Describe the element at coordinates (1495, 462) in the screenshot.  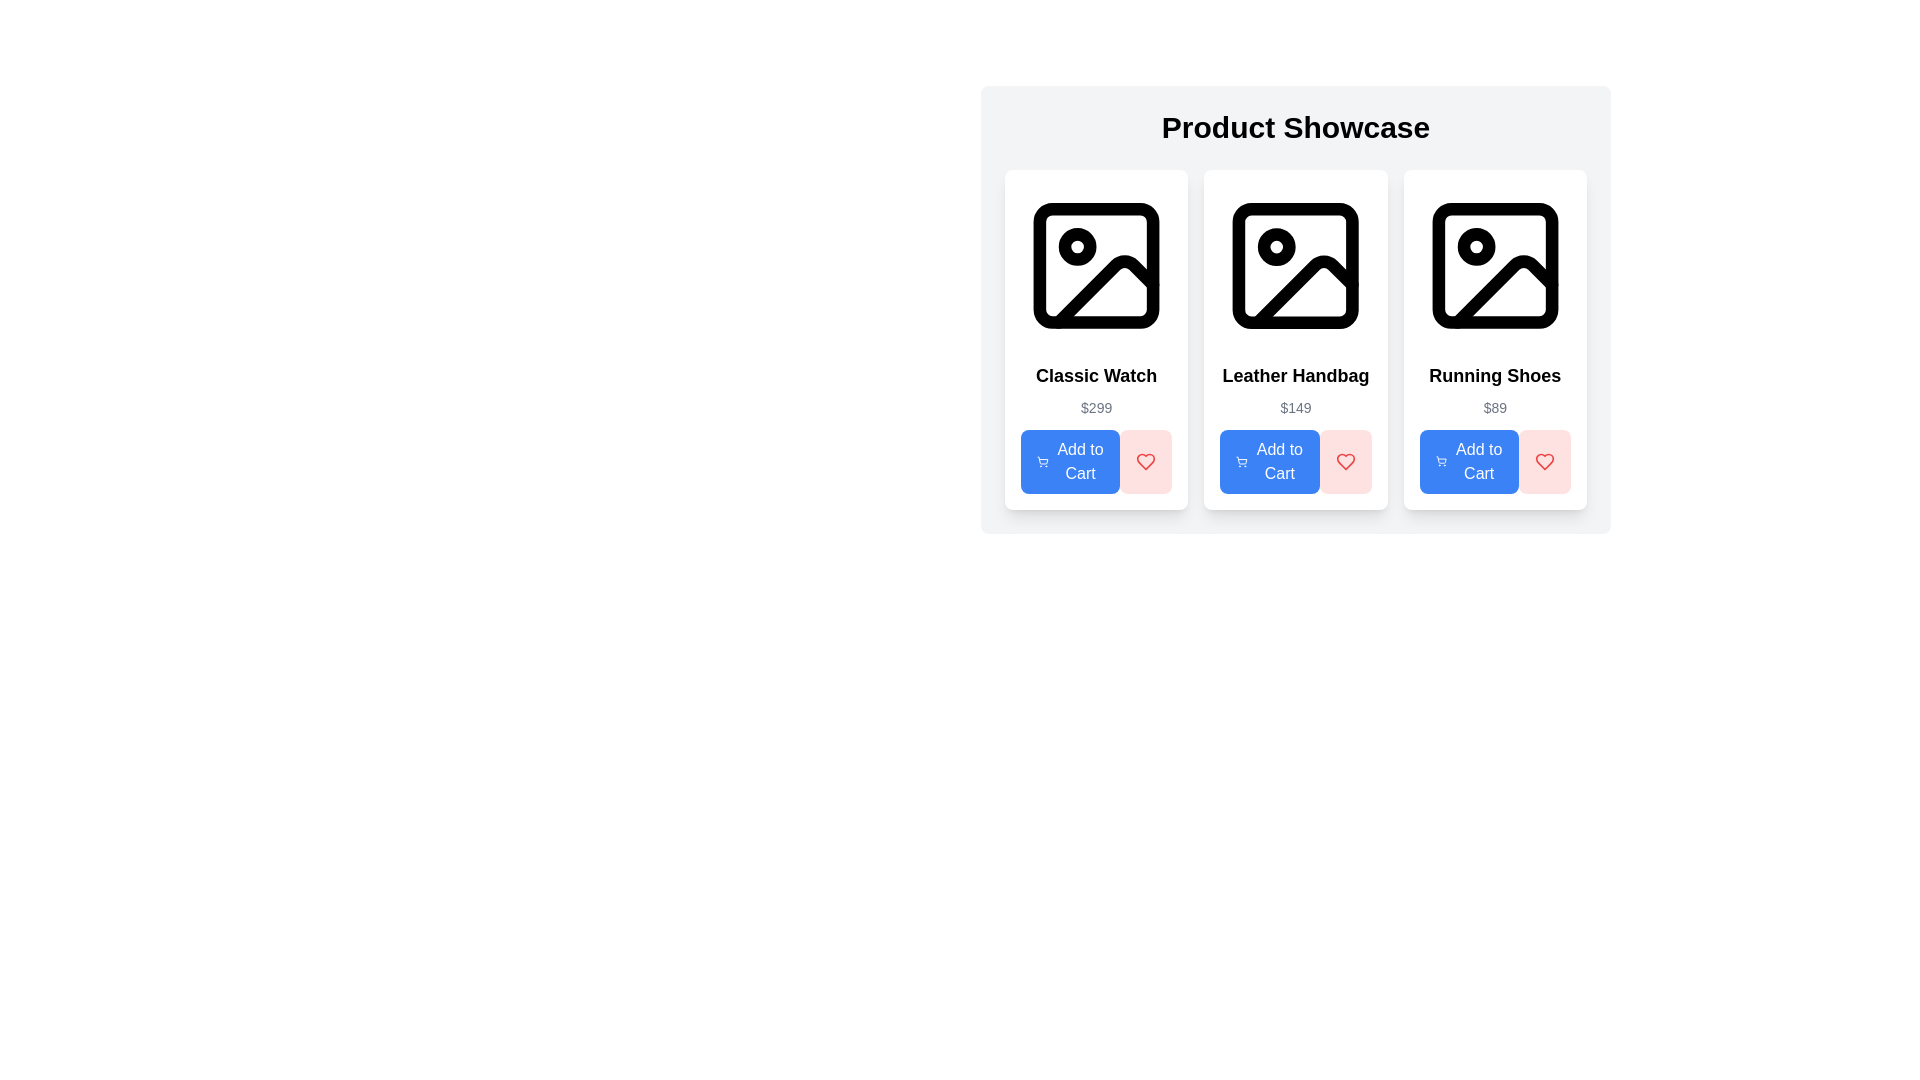
I see `the primary button located at the lower part of the 'Running Shoes' product card` at that location.